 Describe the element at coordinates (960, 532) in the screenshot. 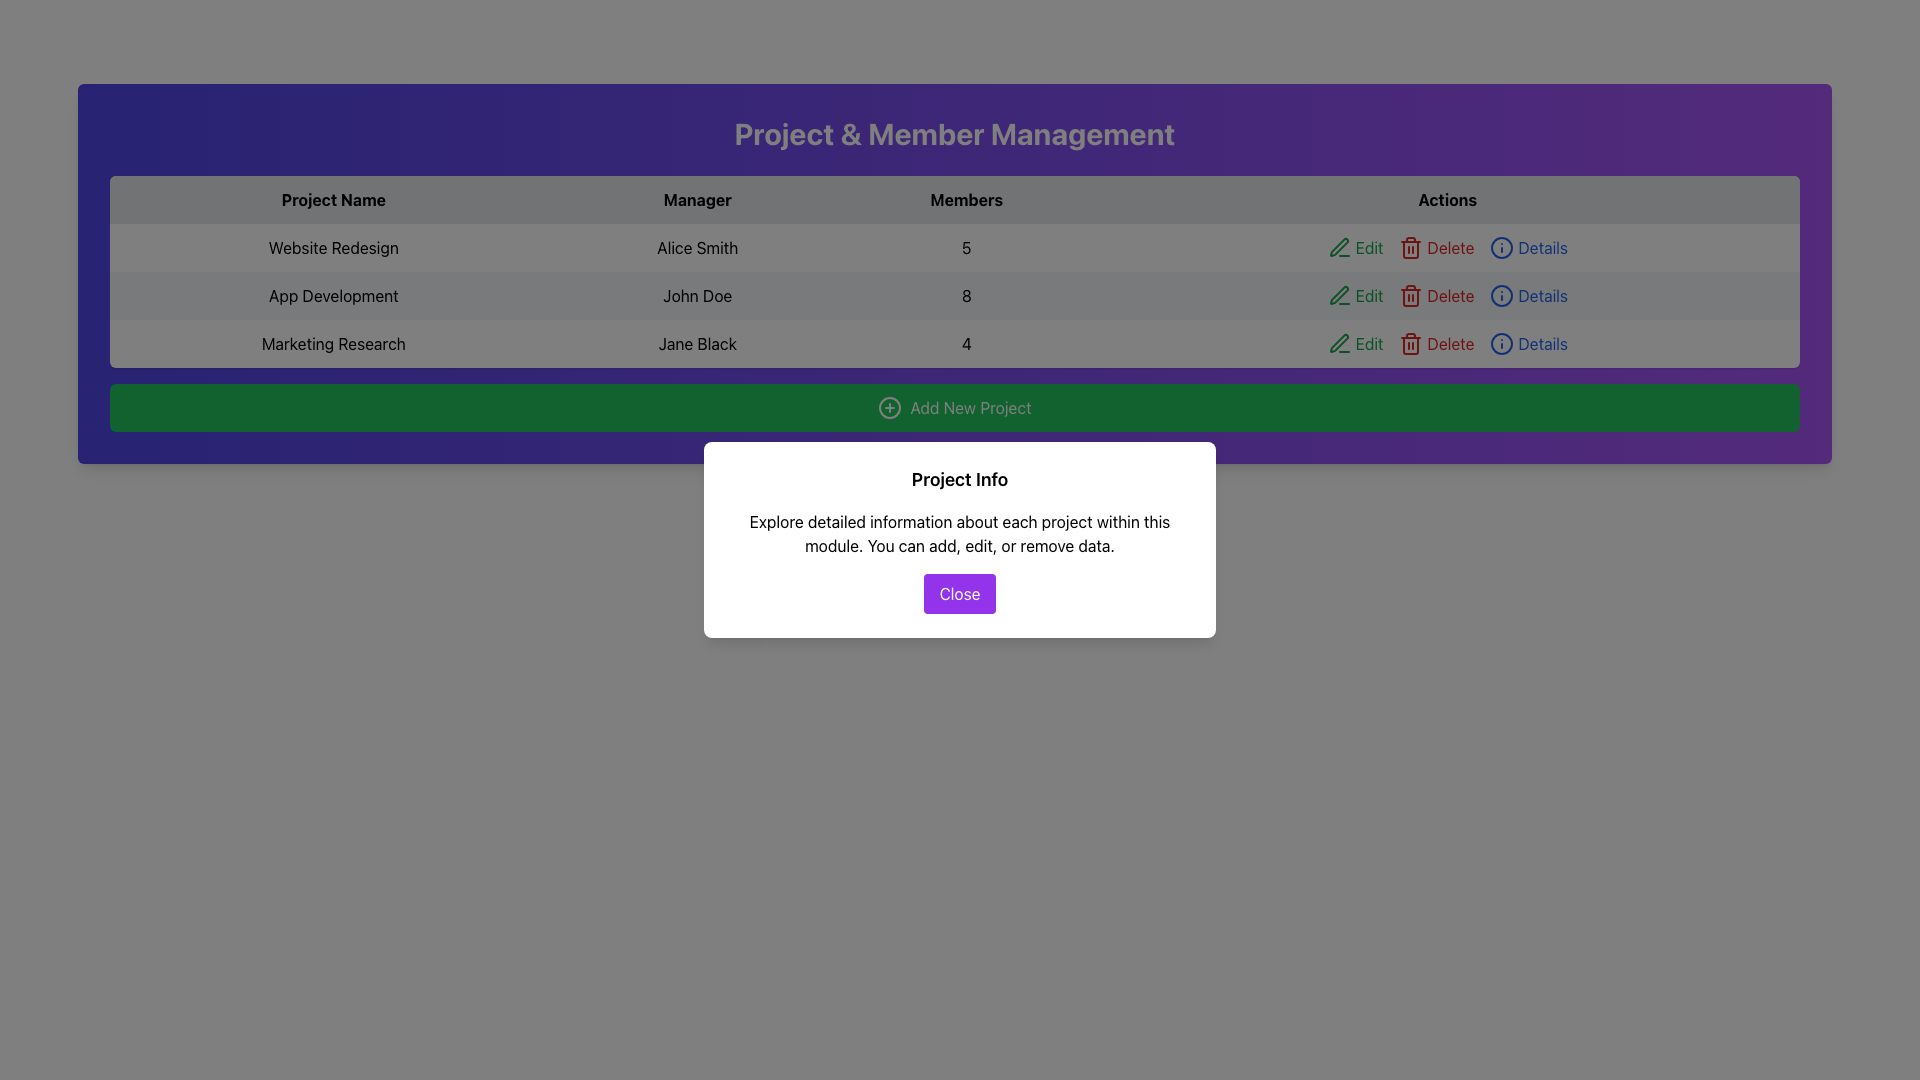

I see `the text block that displays detailed information about projects, located in the modal below the header 'Project Info' and above the 'Close' button` at that location.